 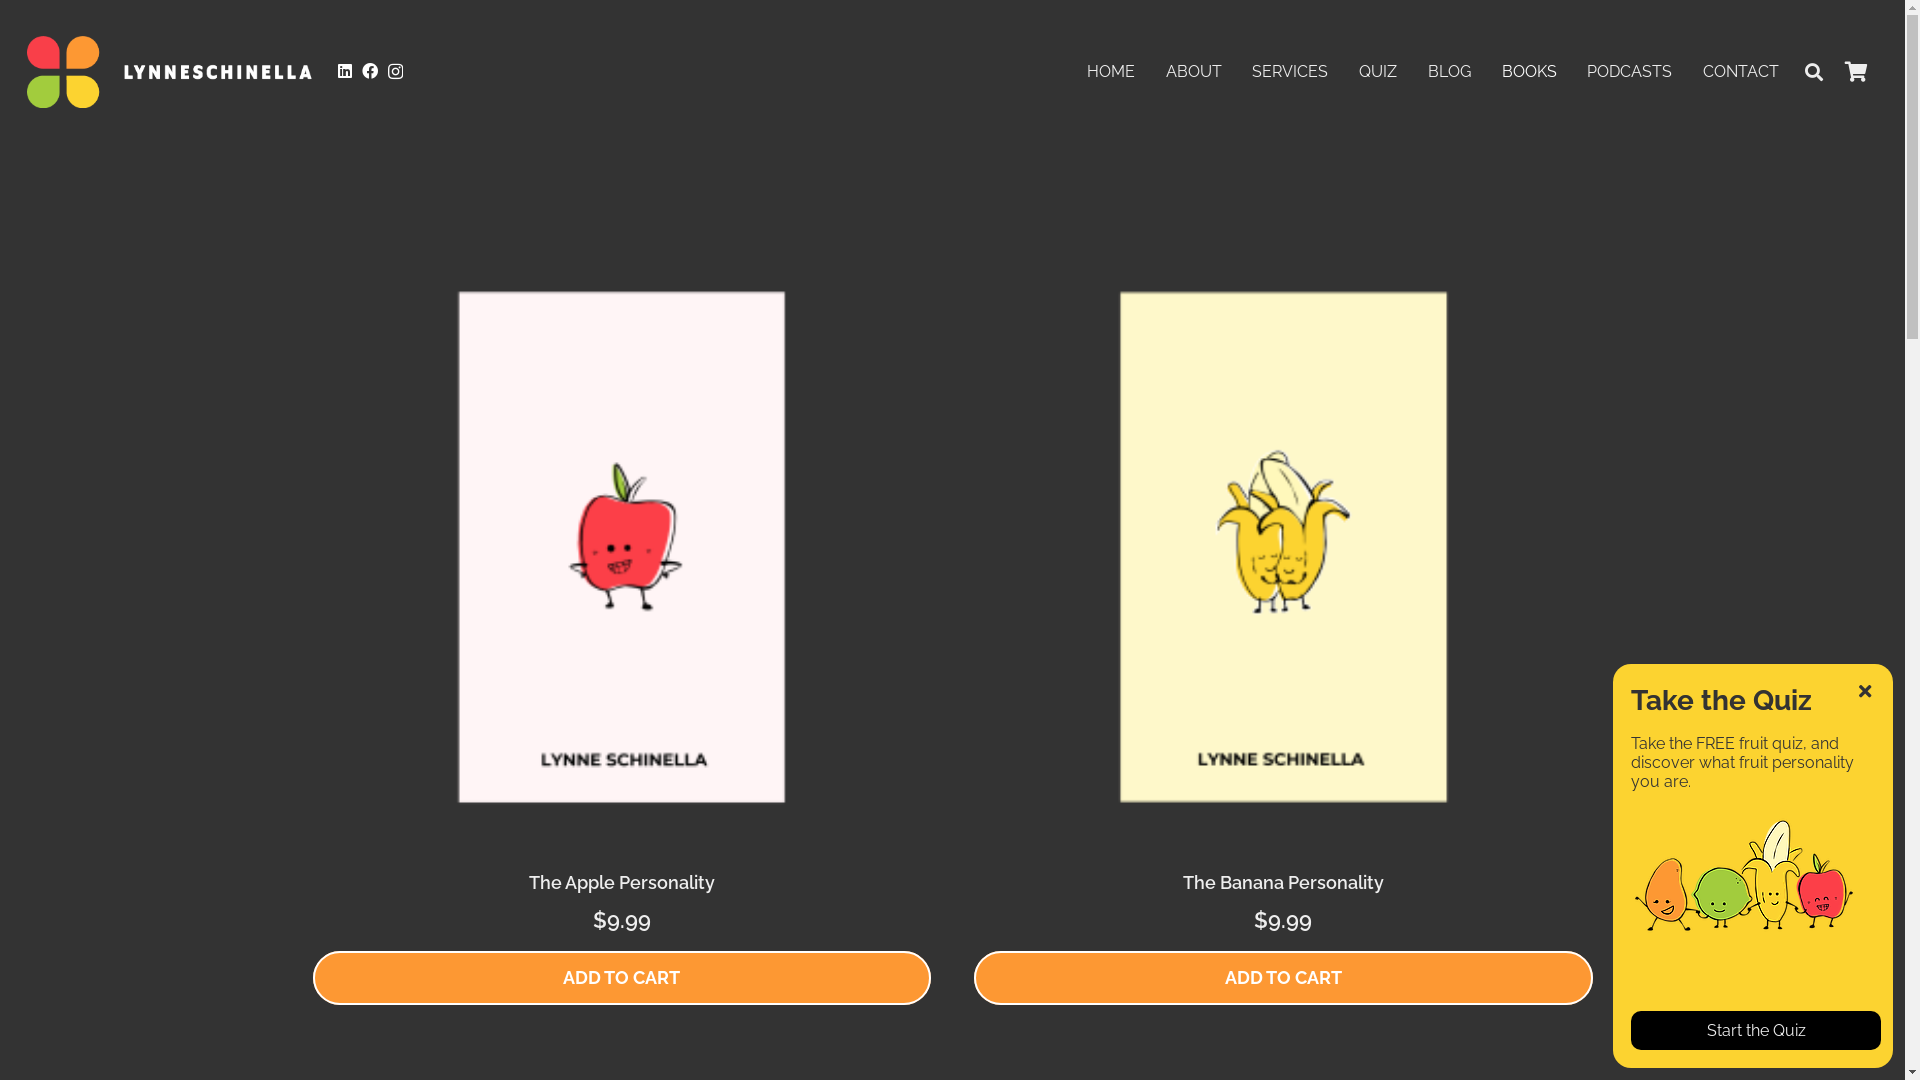 What do you see at coordinates (311, 586) in the screenshot?
I see `'The Apple Personality` at bounding box center [311, 586].